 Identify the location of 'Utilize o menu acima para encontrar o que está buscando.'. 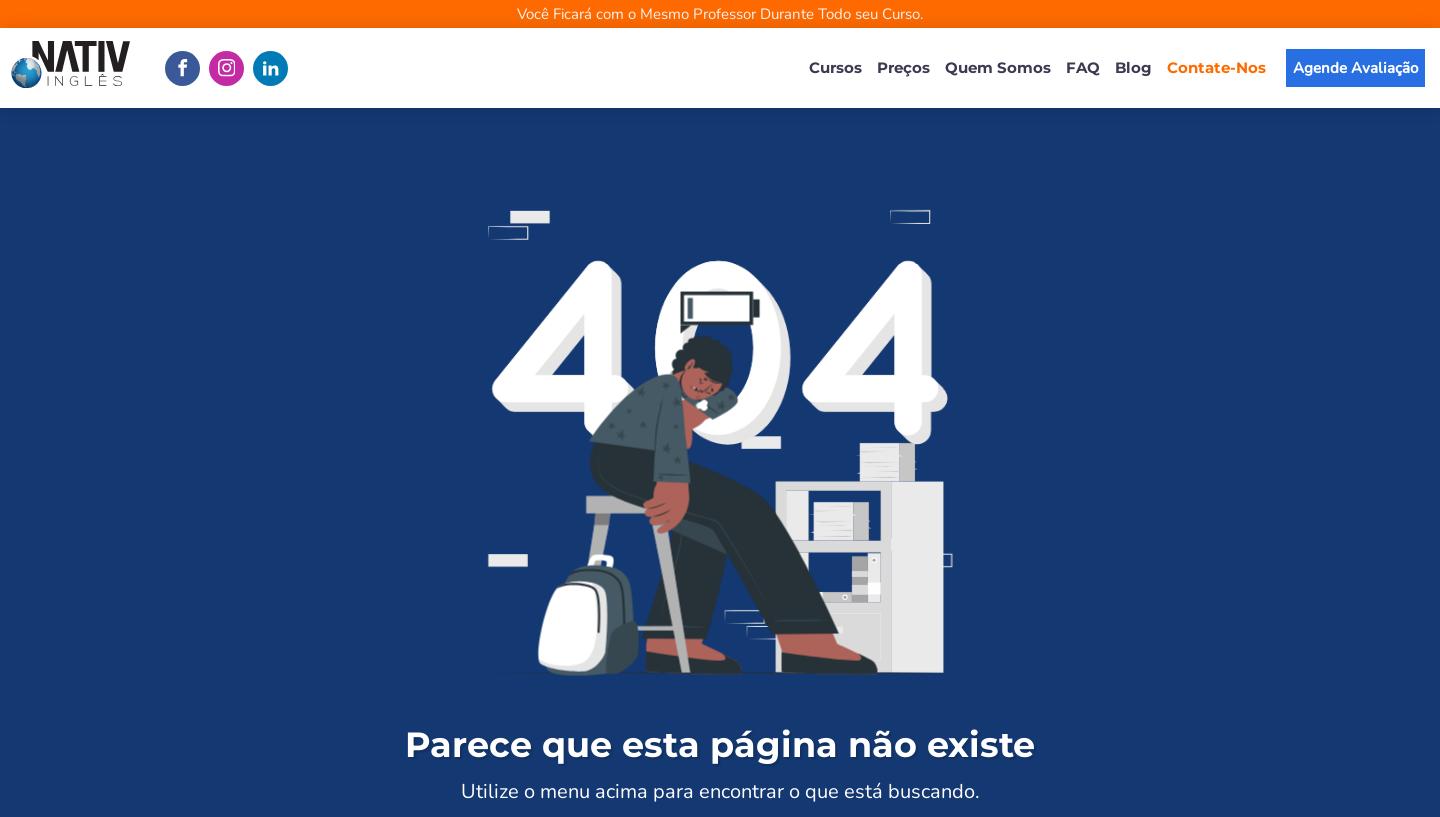
(719, 790).